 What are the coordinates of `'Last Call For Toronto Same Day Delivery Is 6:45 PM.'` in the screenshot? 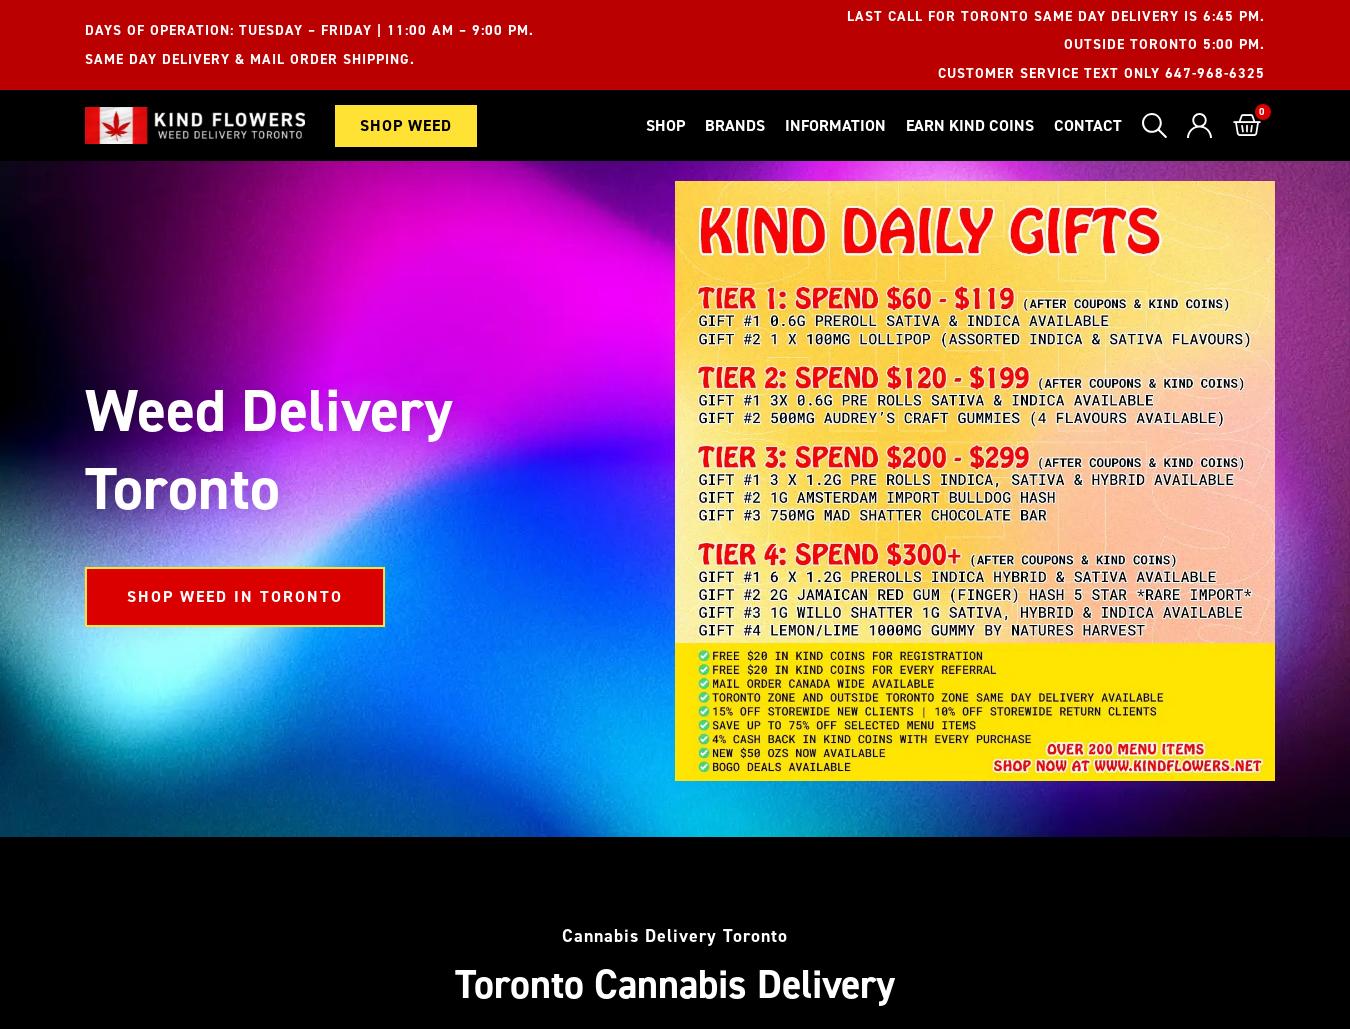 It's located at (1055, 16).